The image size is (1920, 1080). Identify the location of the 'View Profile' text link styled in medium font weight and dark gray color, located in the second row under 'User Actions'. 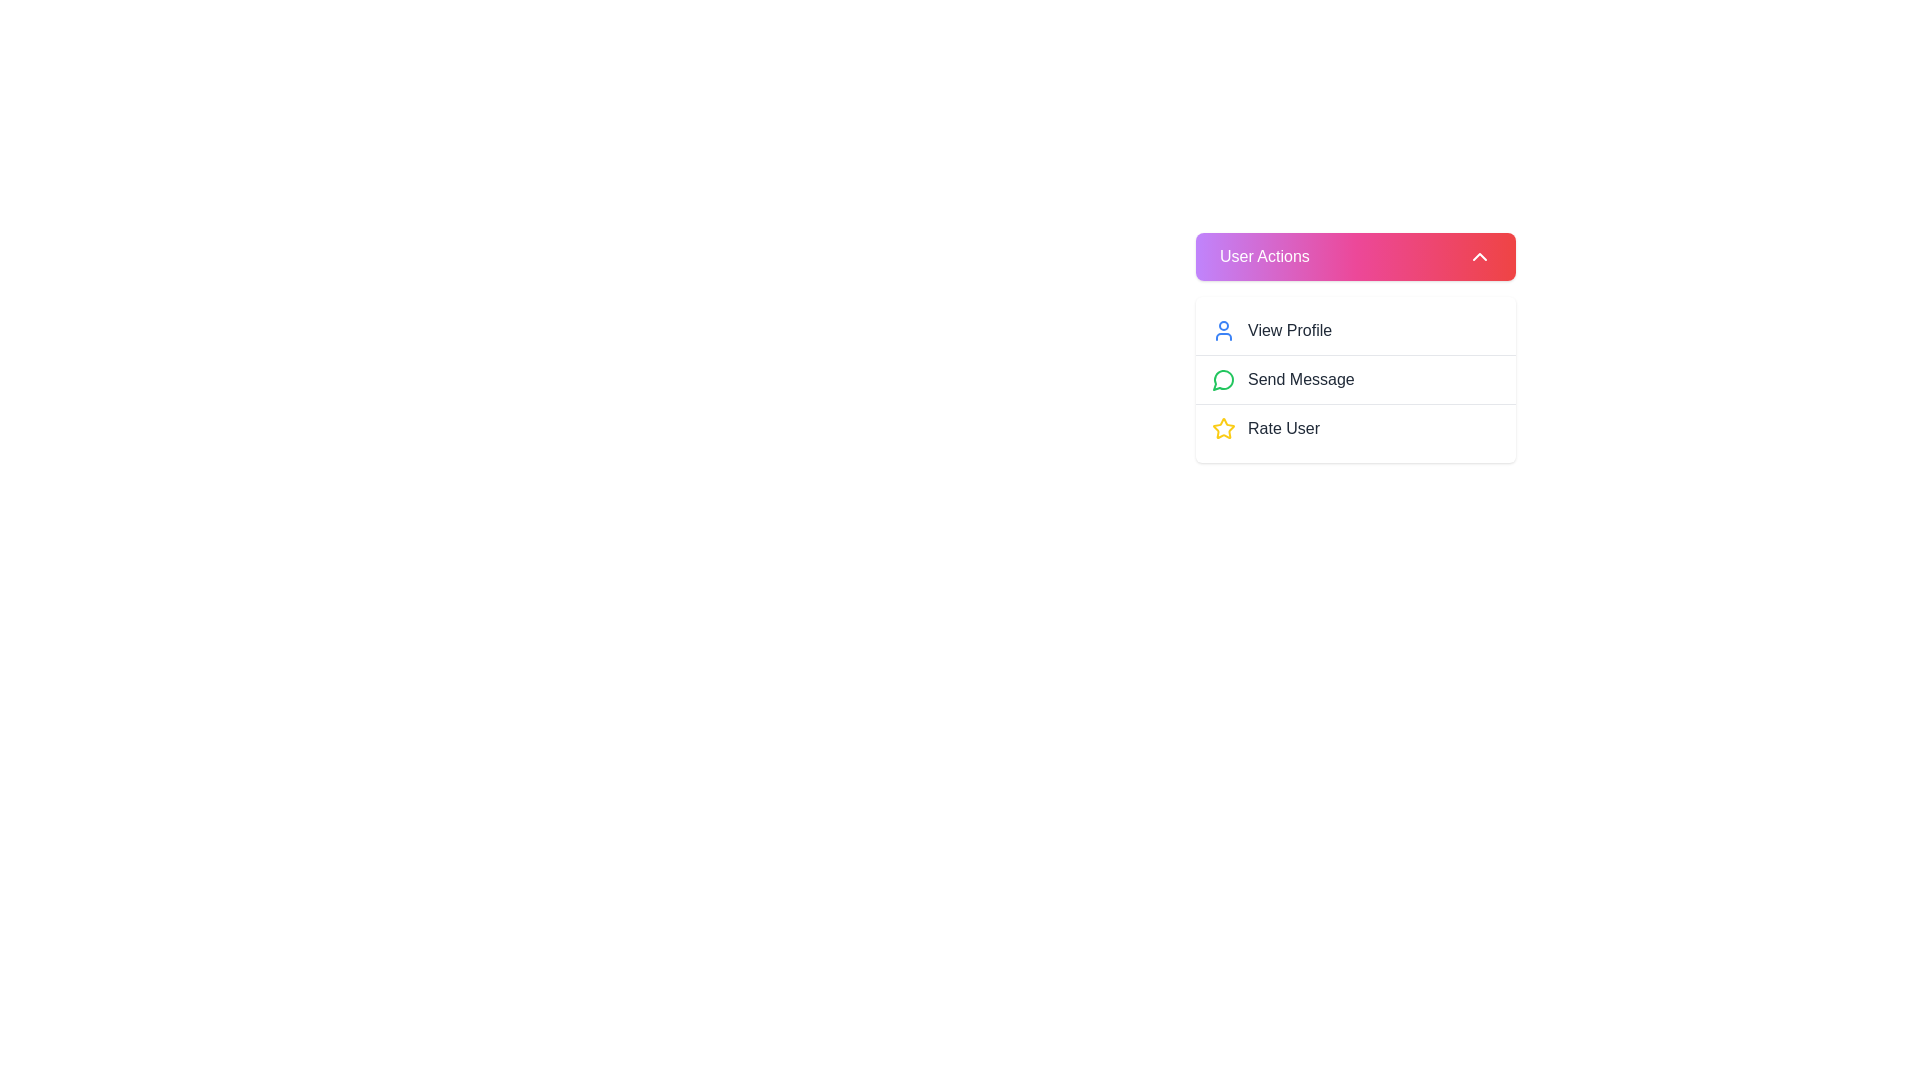
(1290, 330).